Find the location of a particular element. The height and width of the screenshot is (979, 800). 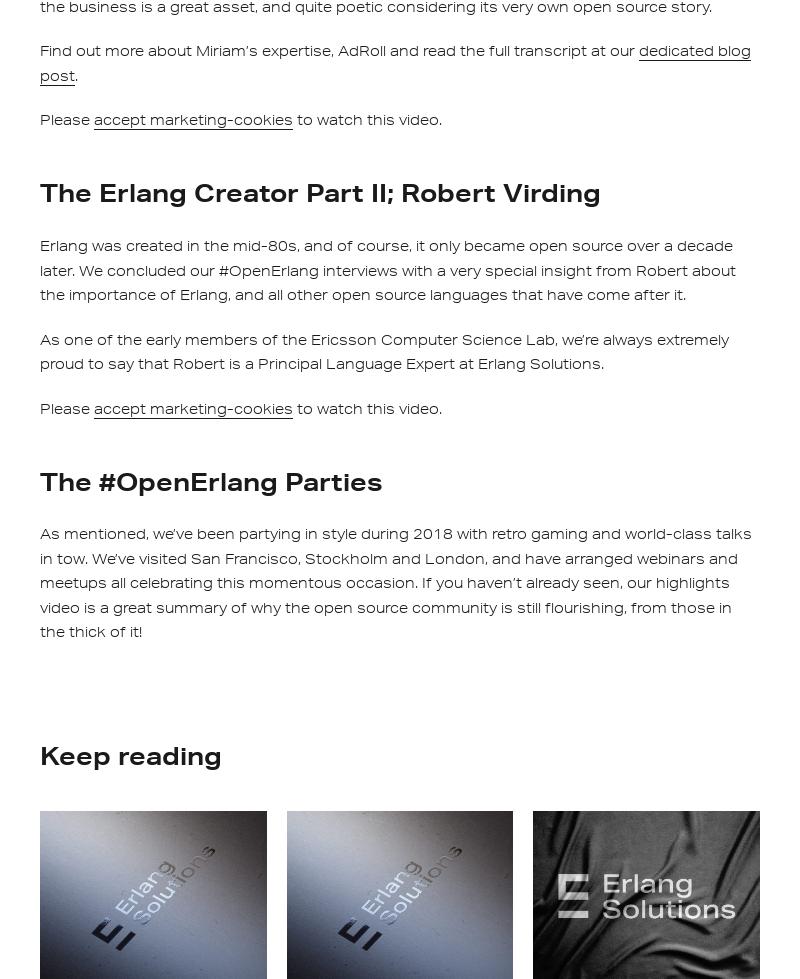

'The Erlang Creator Part II; Robert Virding' is located at coordinates (39, 192).